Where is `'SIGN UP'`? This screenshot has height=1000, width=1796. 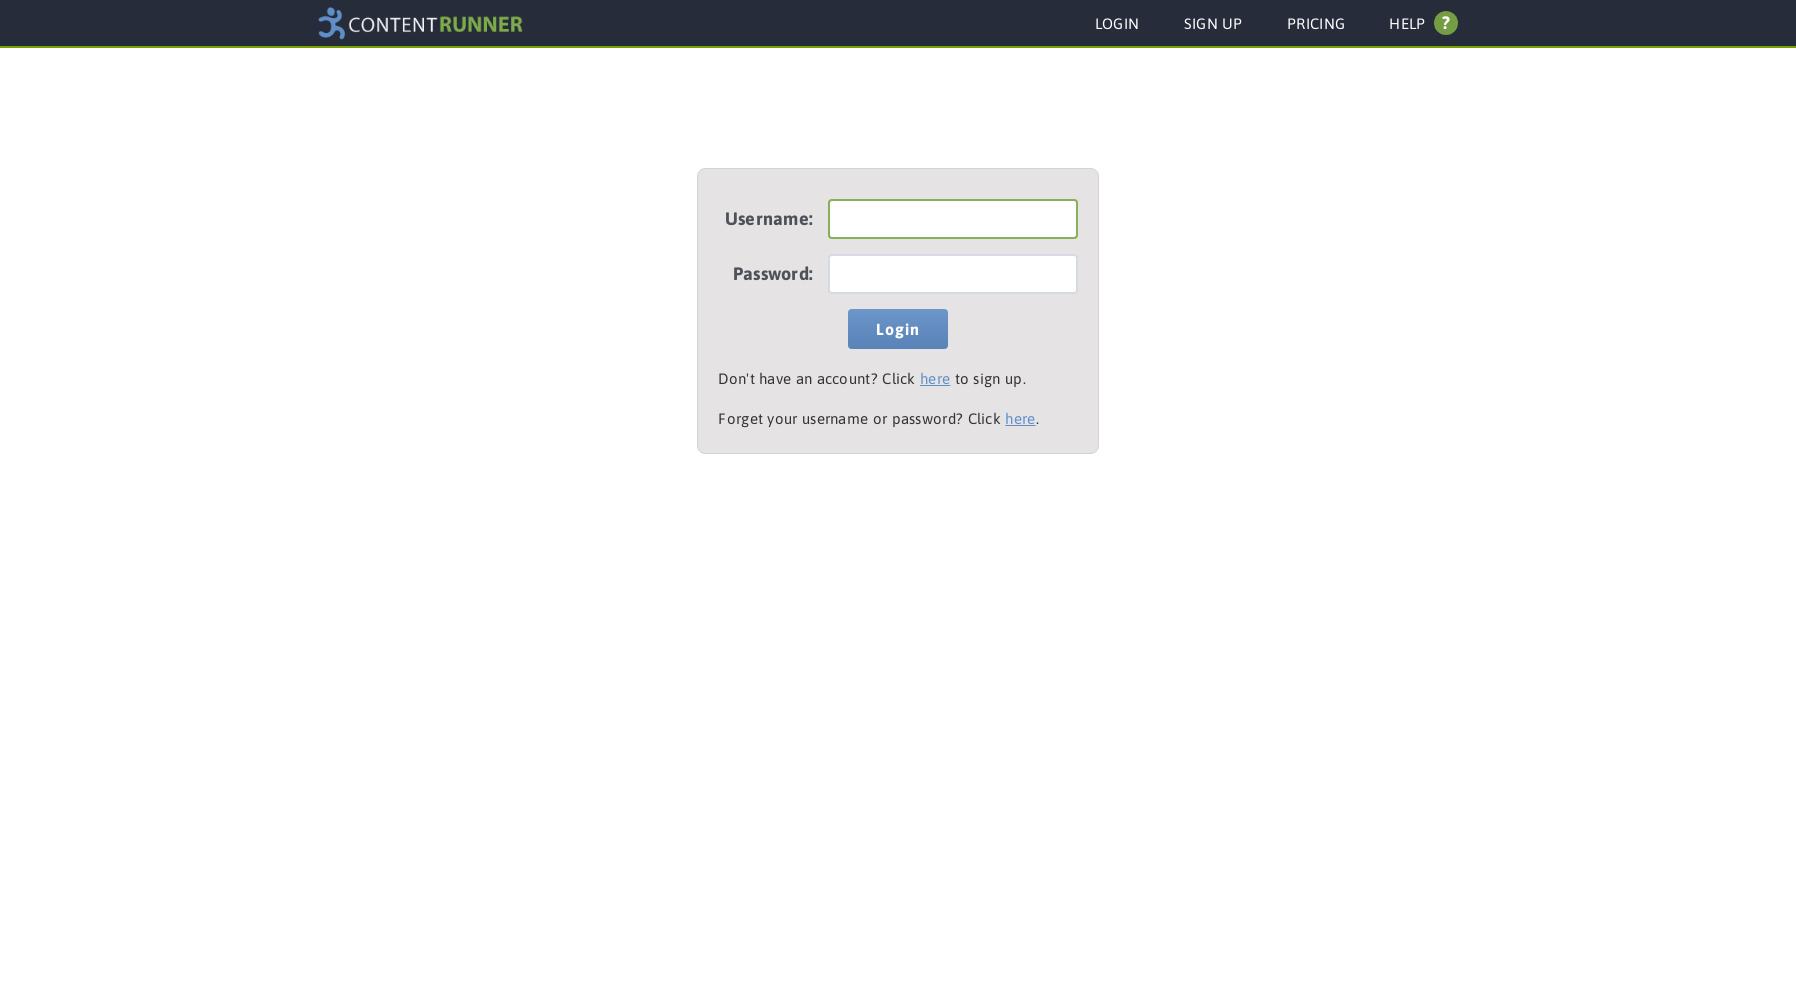 'SIGN UP' is located at coordinates (1212, 23).